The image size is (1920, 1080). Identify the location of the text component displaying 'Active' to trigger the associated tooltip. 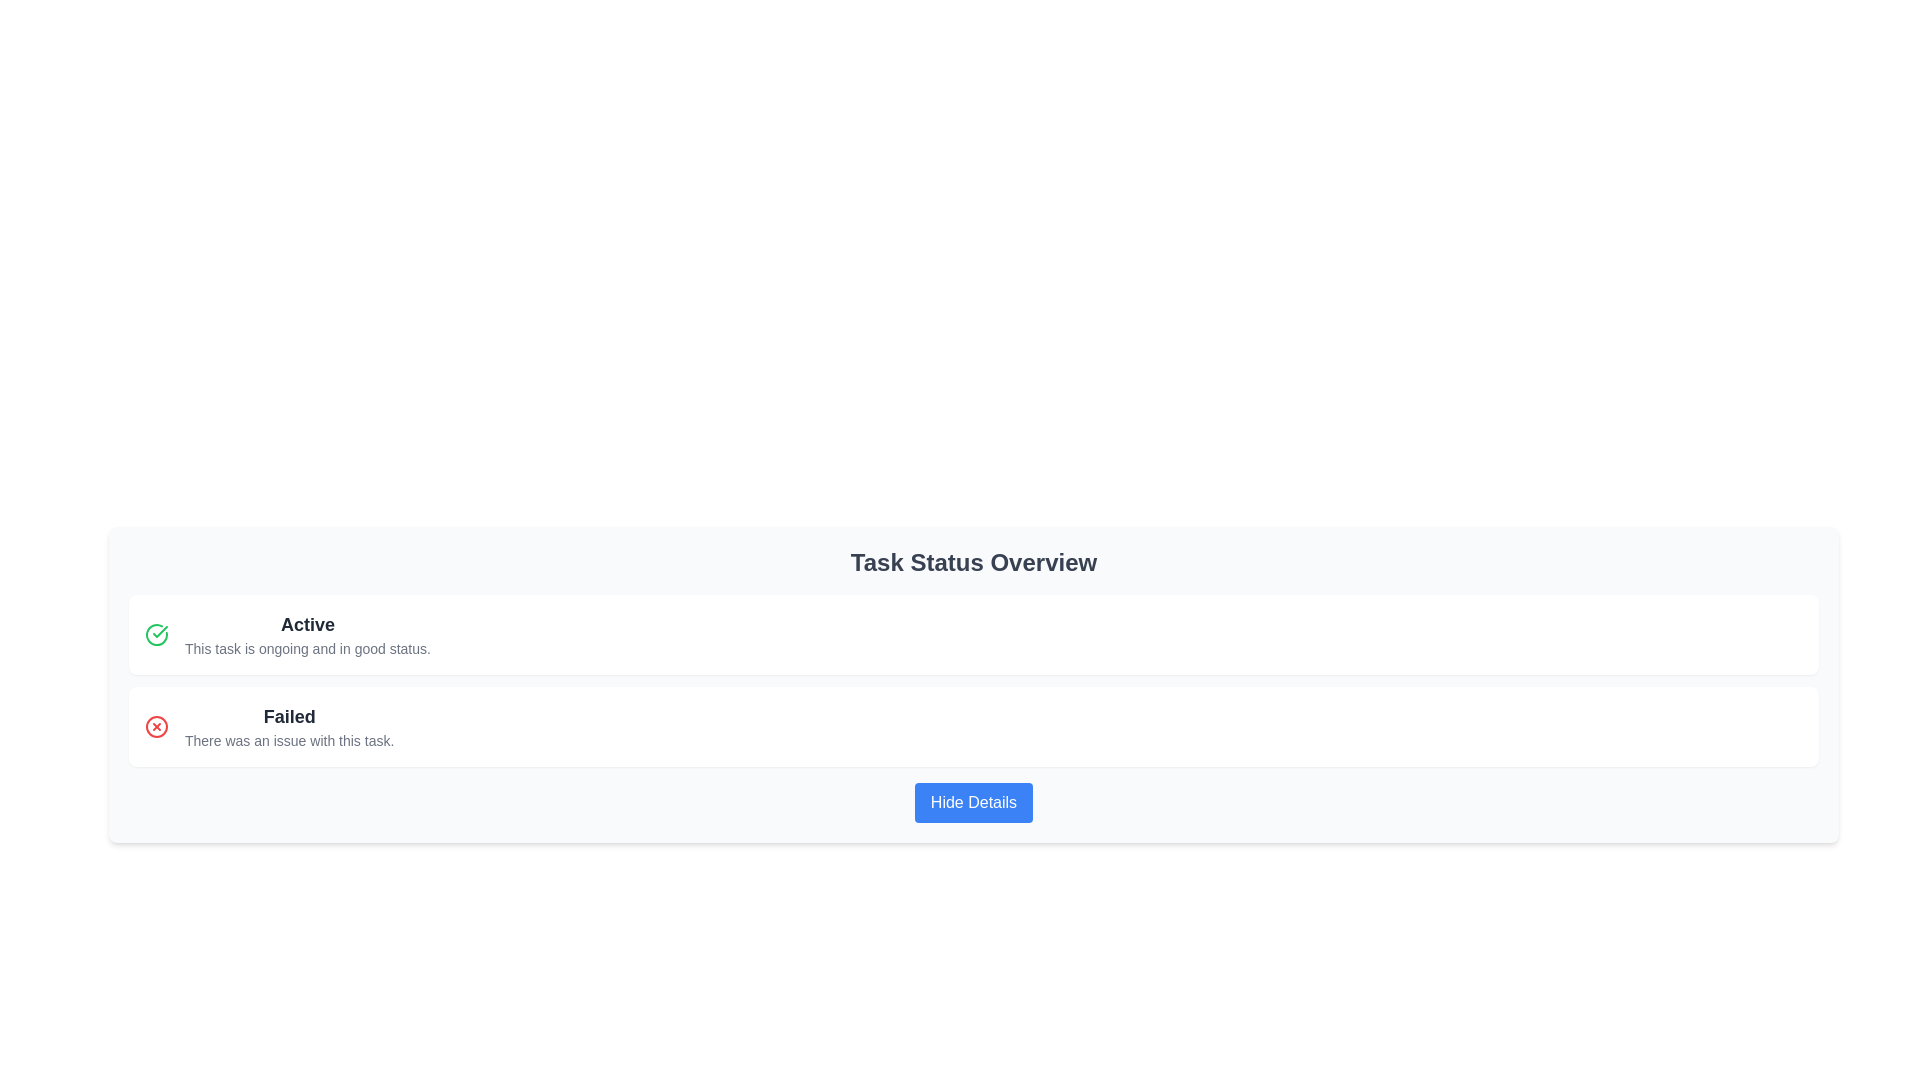
(306, 635).